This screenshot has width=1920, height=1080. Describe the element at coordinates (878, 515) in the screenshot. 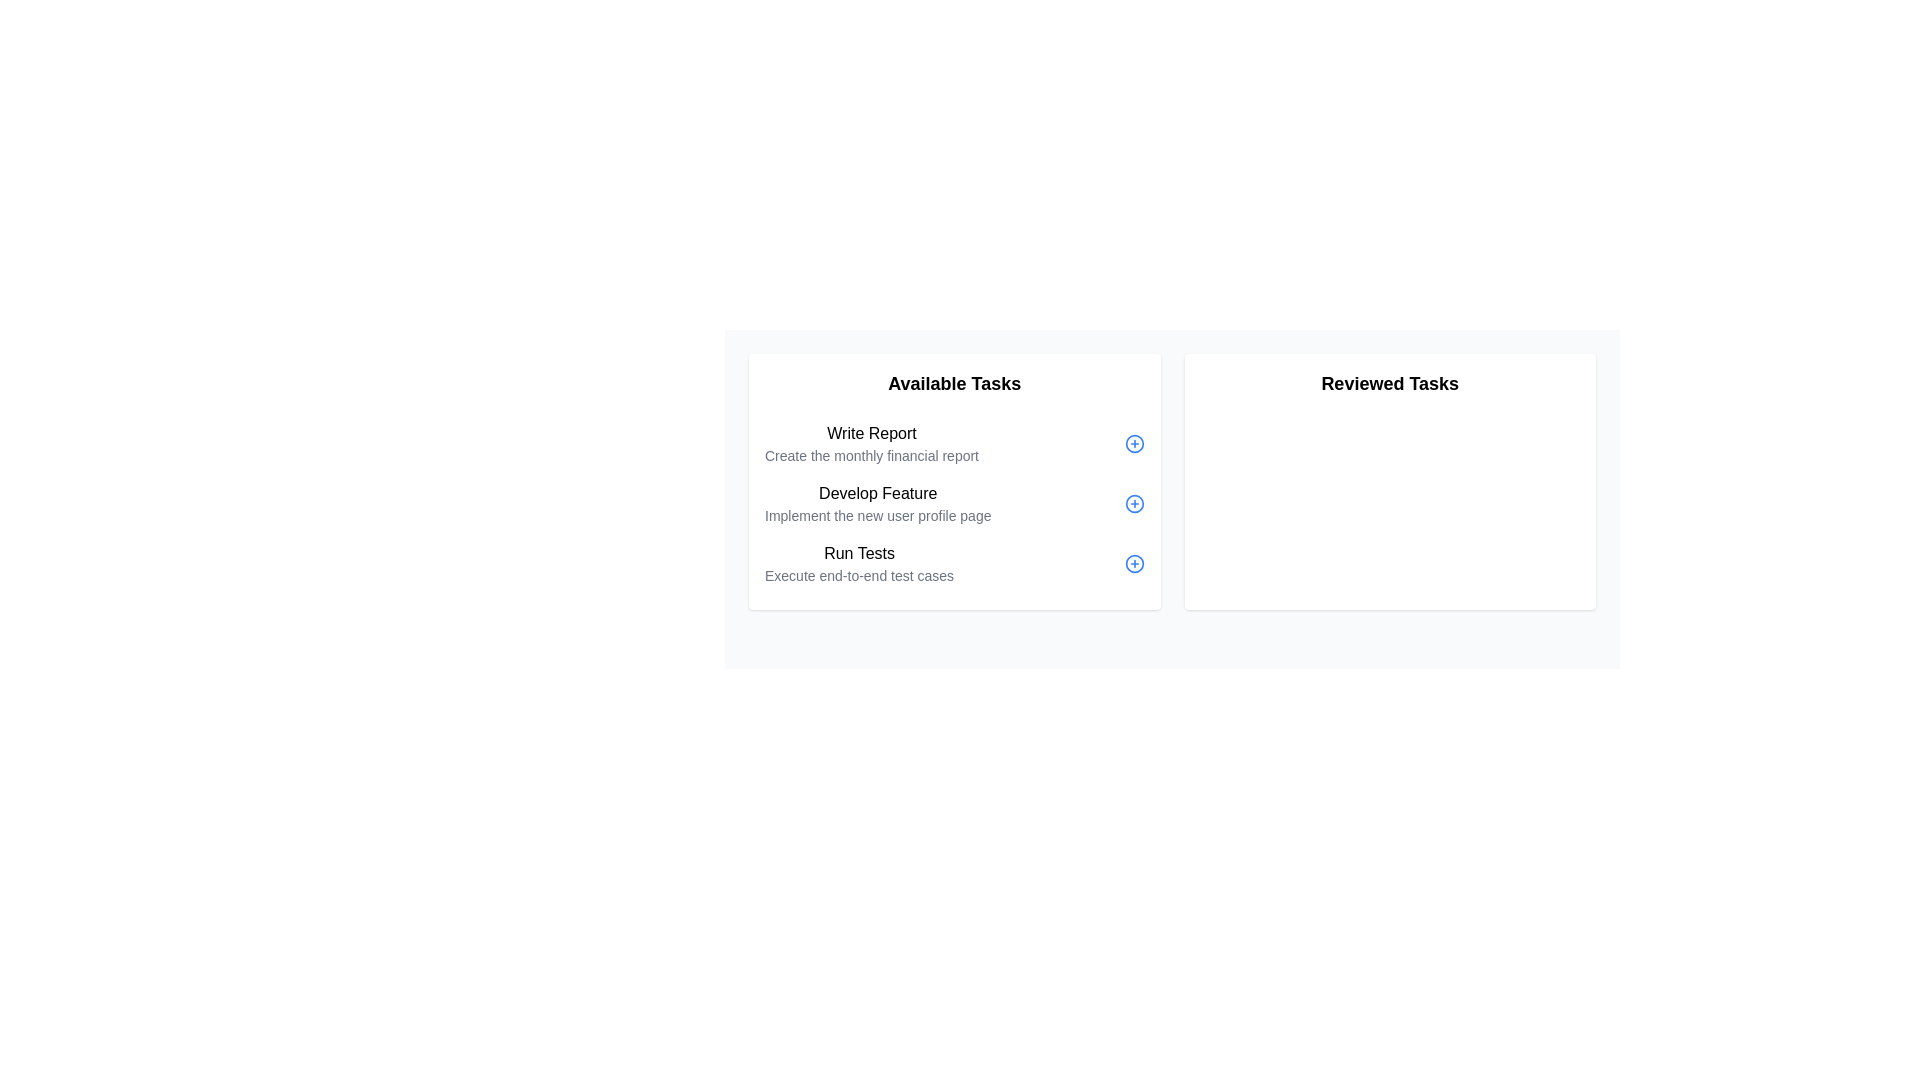

I see `the informational text element located beneath the 'Develop Feature' label in the 'Available Tasks' list` at that location.